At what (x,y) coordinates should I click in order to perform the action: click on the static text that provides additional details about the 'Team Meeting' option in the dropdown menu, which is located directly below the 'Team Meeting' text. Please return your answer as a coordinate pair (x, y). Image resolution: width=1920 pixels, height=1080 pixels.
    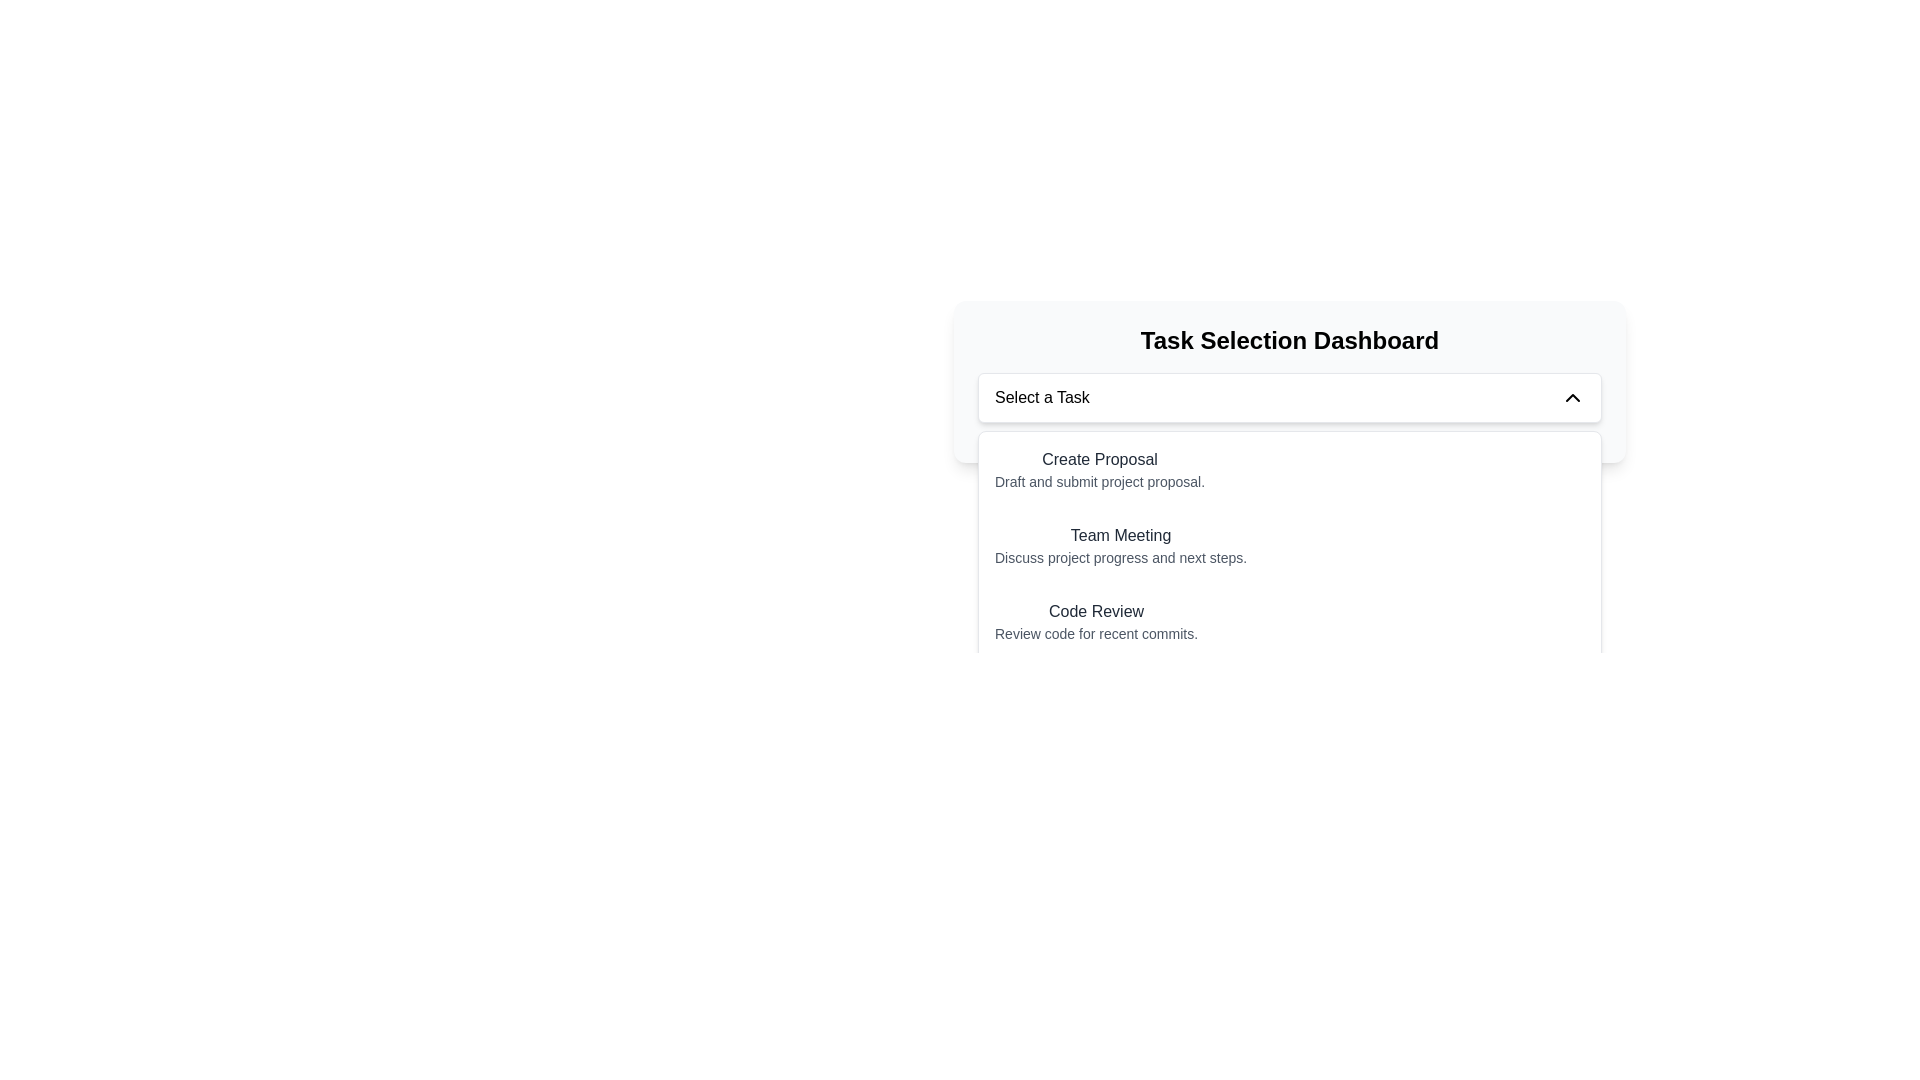
    Looking at the image, I should click on (1121, 558).